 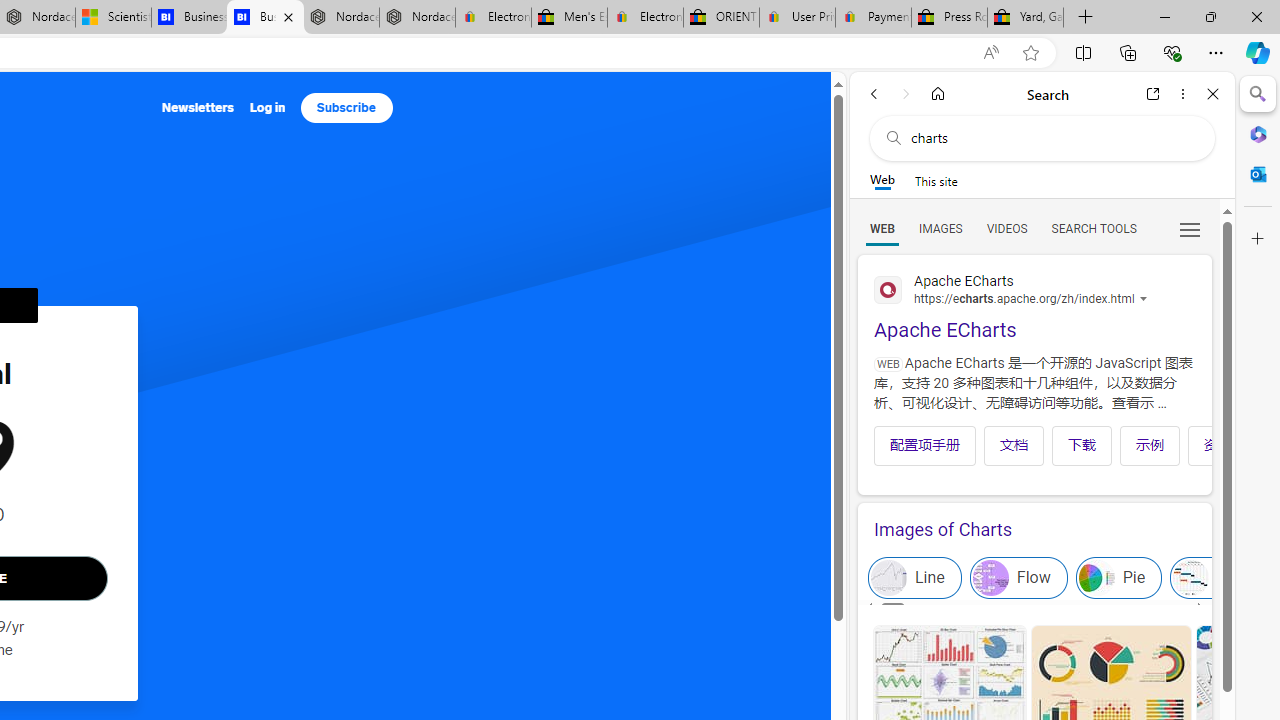 I want to click on 'Search Filter, Search Tools', so click(x=1092, y=227).